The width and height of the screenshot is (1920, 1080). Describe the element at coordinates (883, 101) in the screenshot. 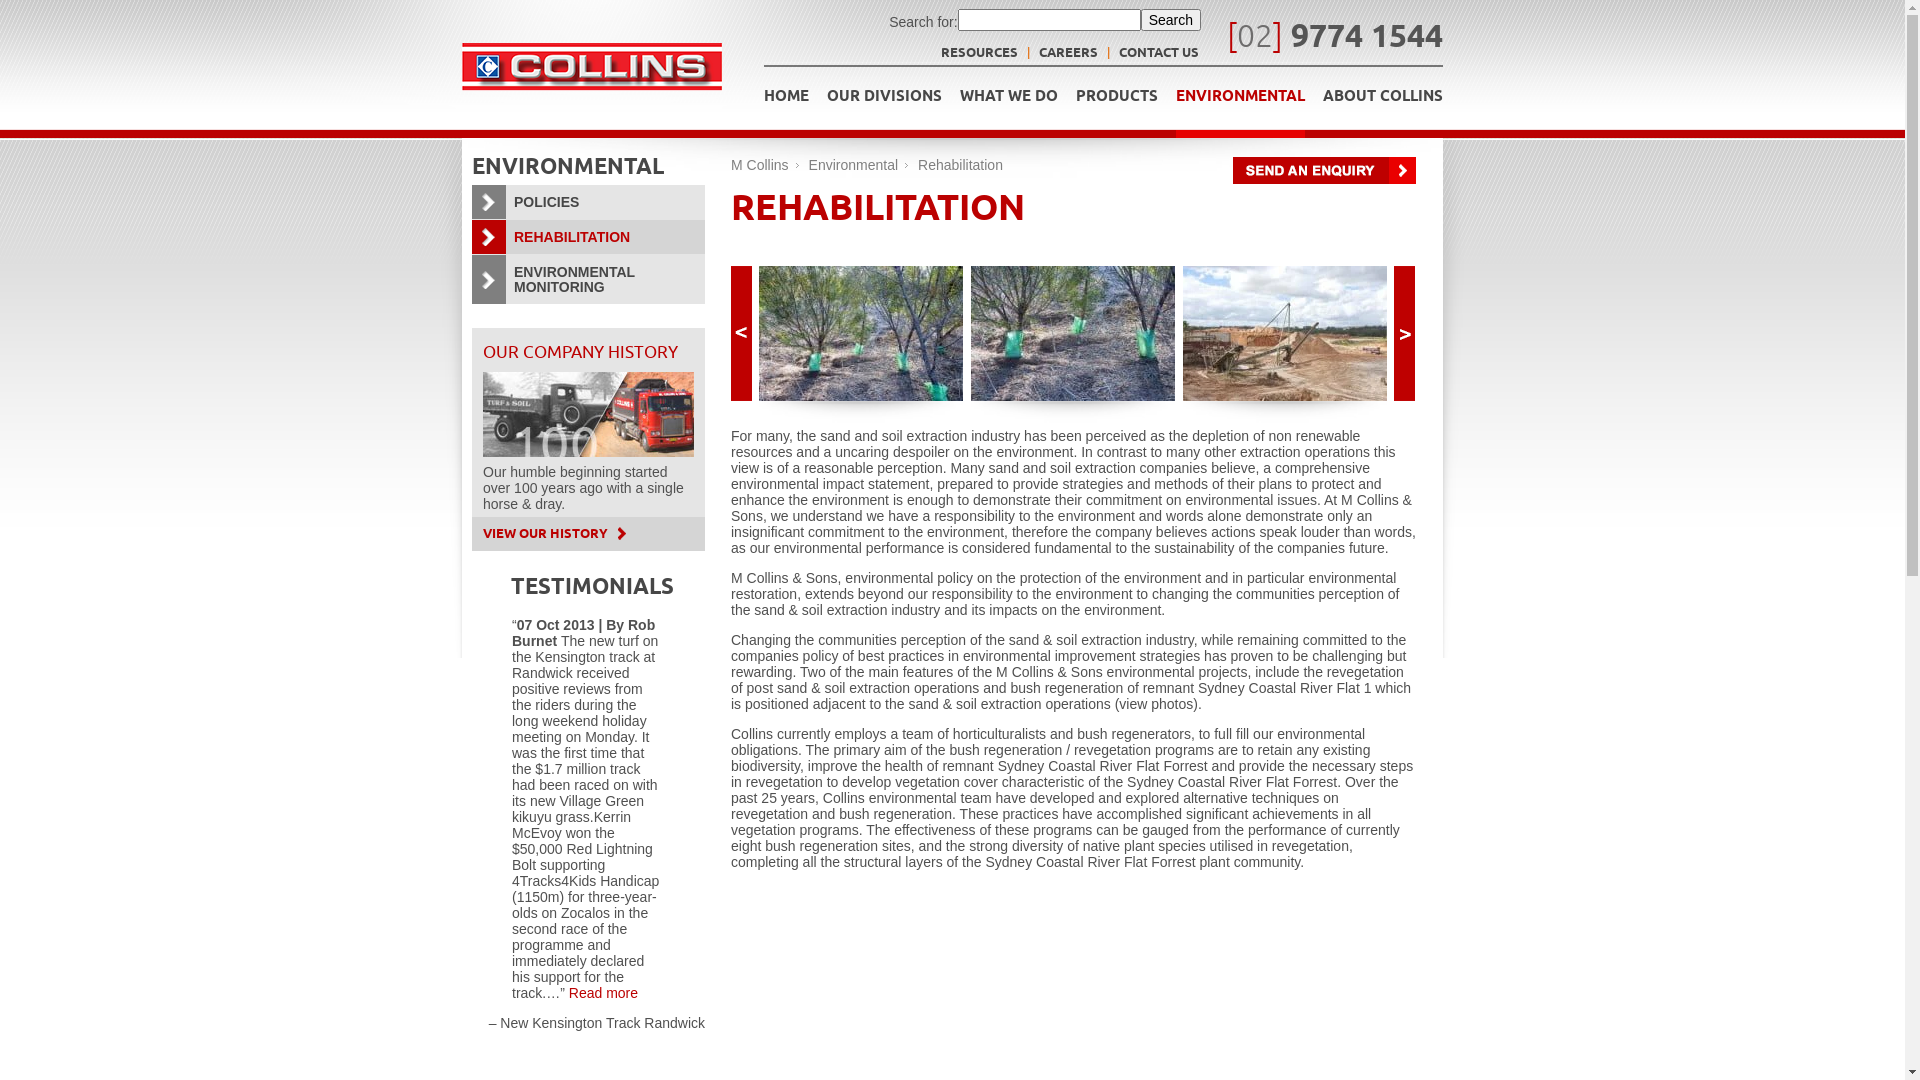

I see `'OUR DIVISIONS'` at that location.